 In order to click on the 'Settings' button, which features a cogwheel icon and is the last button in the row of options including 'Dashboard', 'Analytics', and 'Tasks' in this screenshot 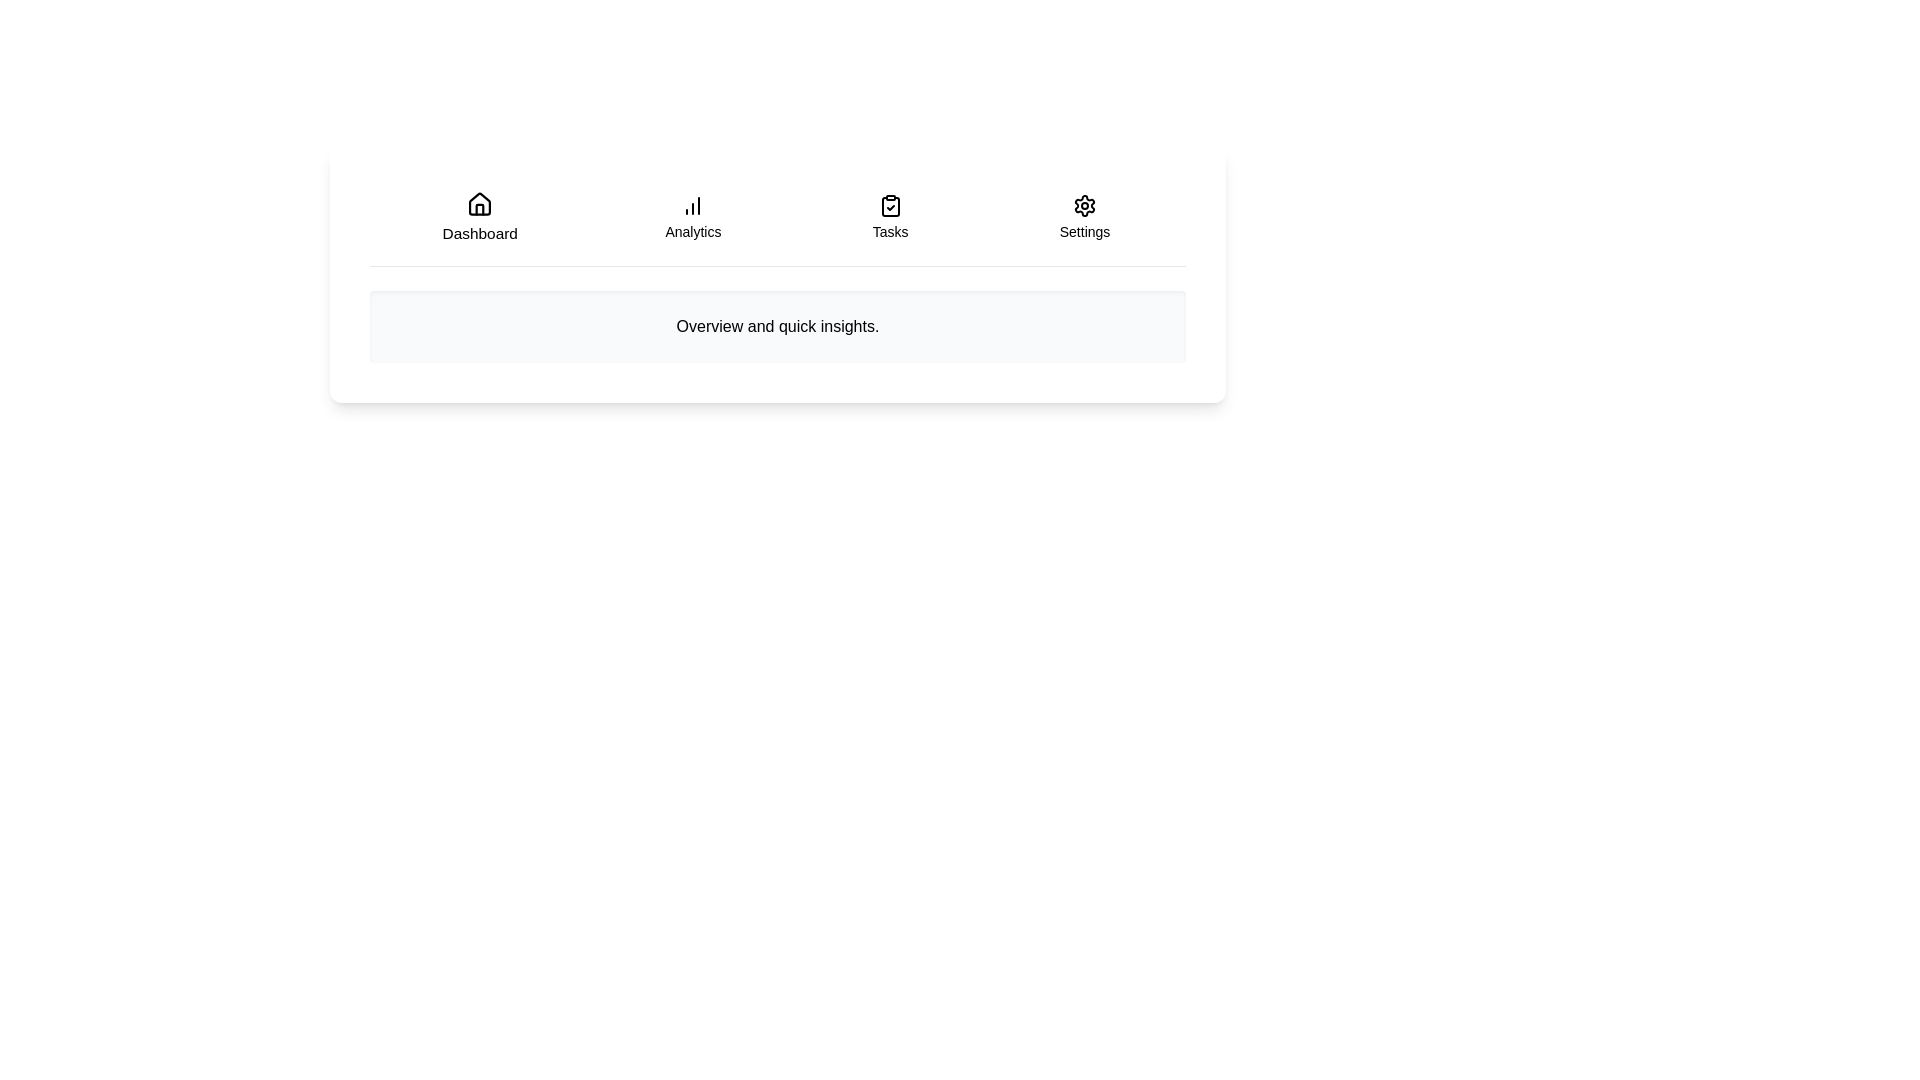, I will do `click(1083, 218)`.